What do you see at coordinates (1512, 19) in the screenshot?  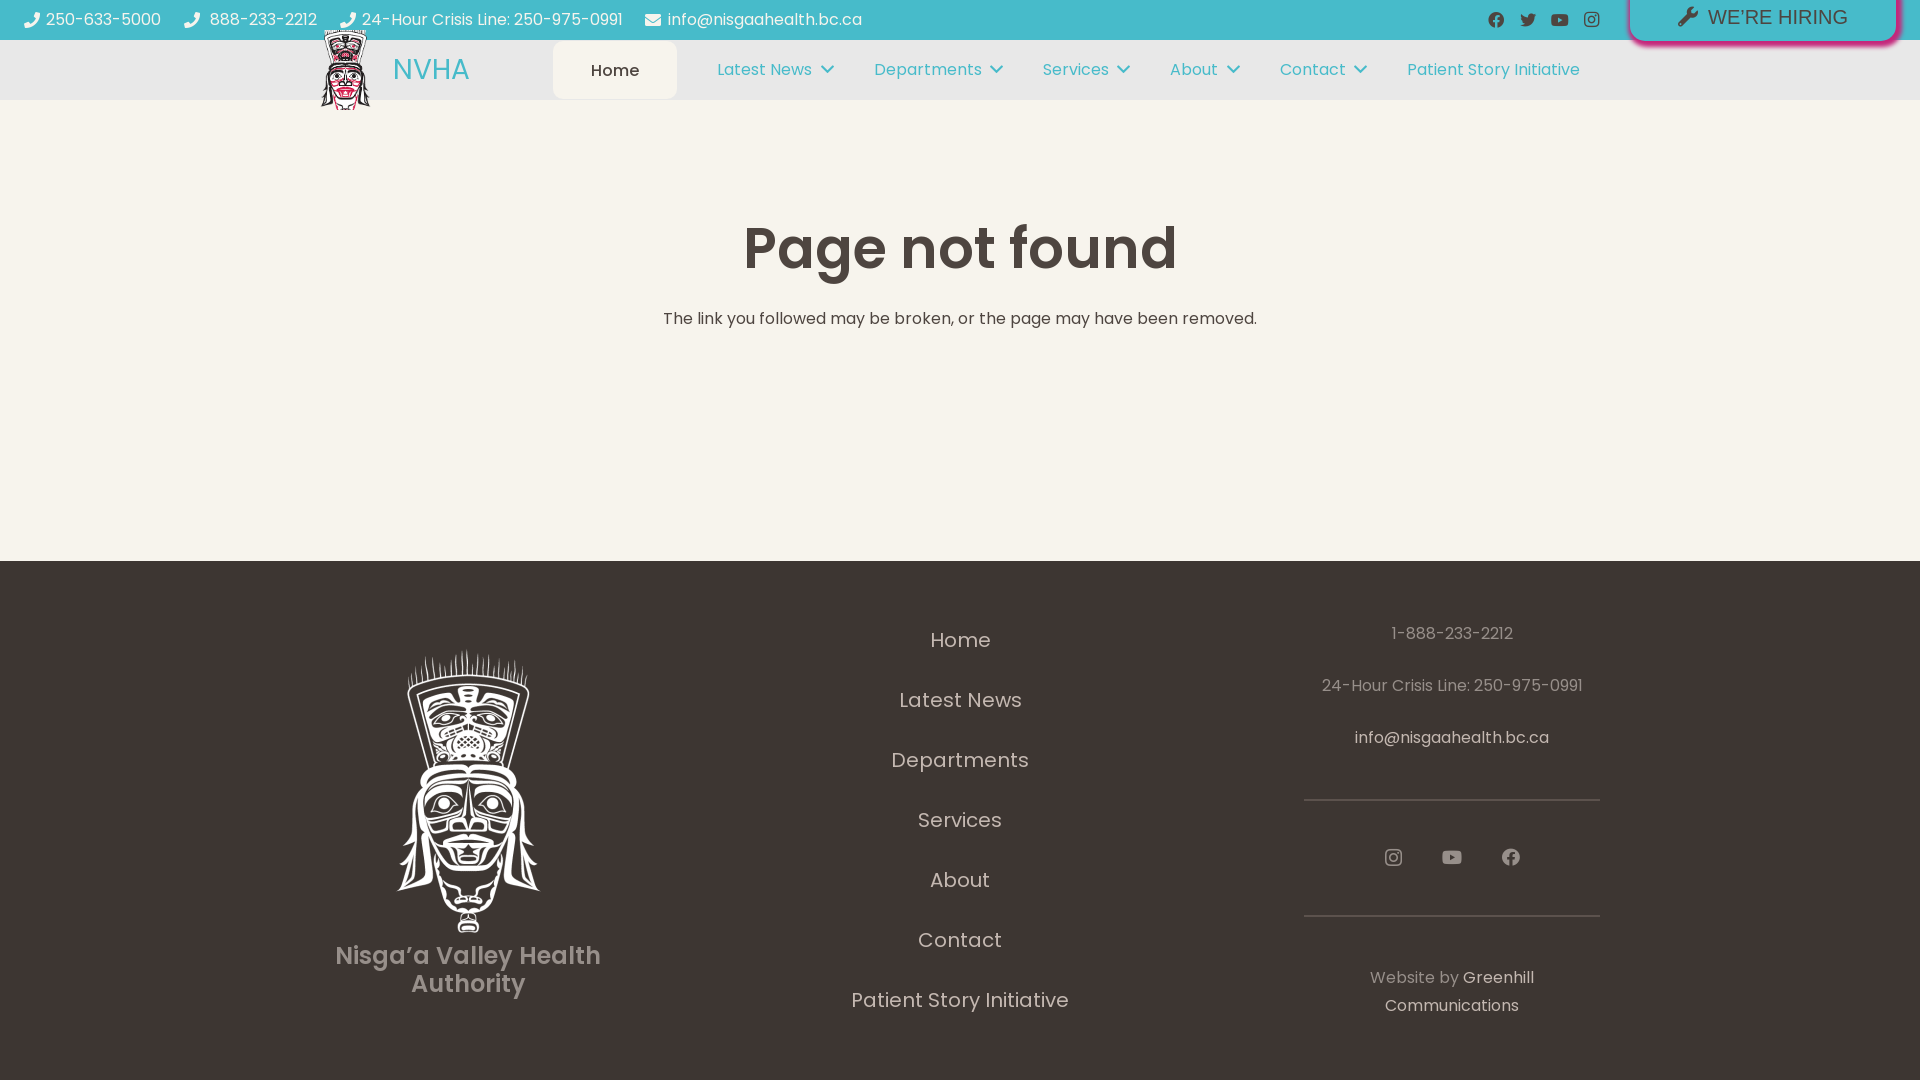 I see `'Twitter'` at bounding box center [1512, 19].